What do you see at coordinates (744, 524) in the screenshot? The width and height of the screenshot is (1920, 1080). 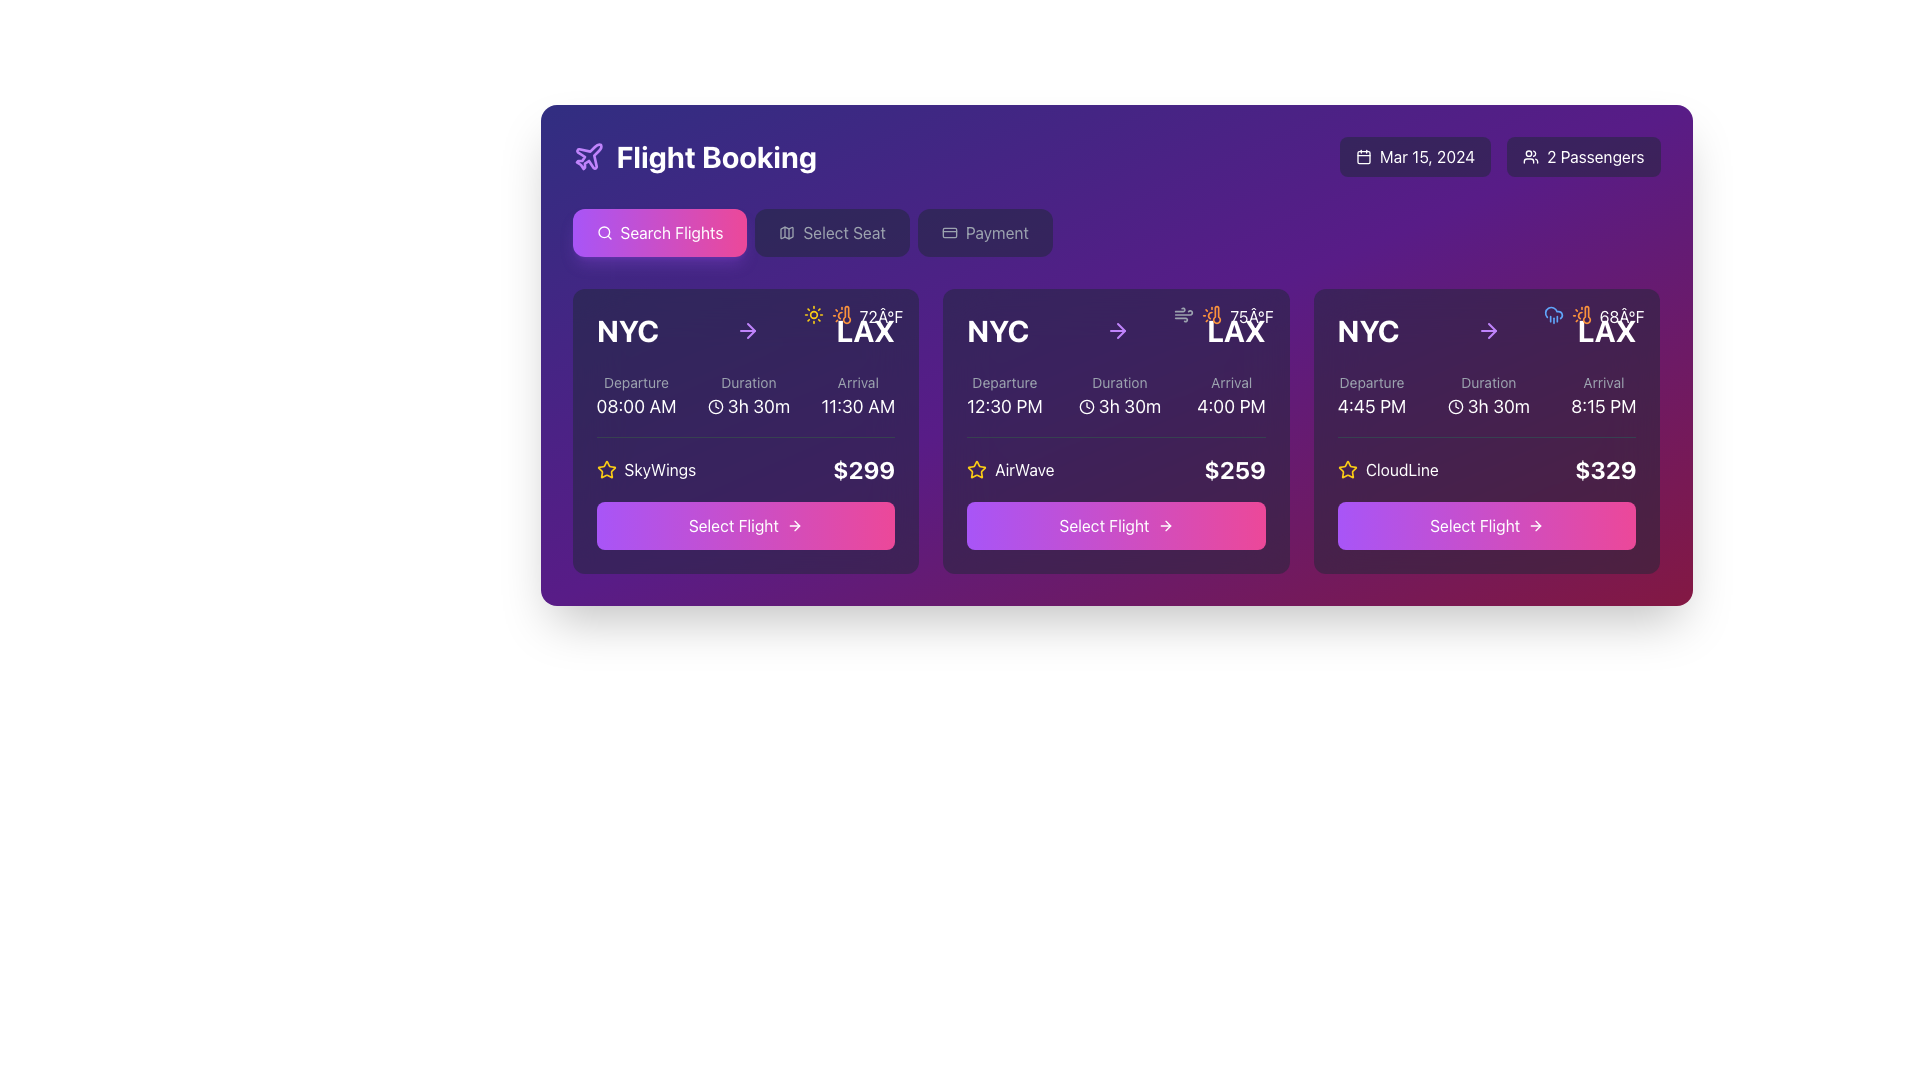 I see `the button located at the bottom of the leftmost flight card under the 'SkyWings' label` at bounding box center [744, 524].